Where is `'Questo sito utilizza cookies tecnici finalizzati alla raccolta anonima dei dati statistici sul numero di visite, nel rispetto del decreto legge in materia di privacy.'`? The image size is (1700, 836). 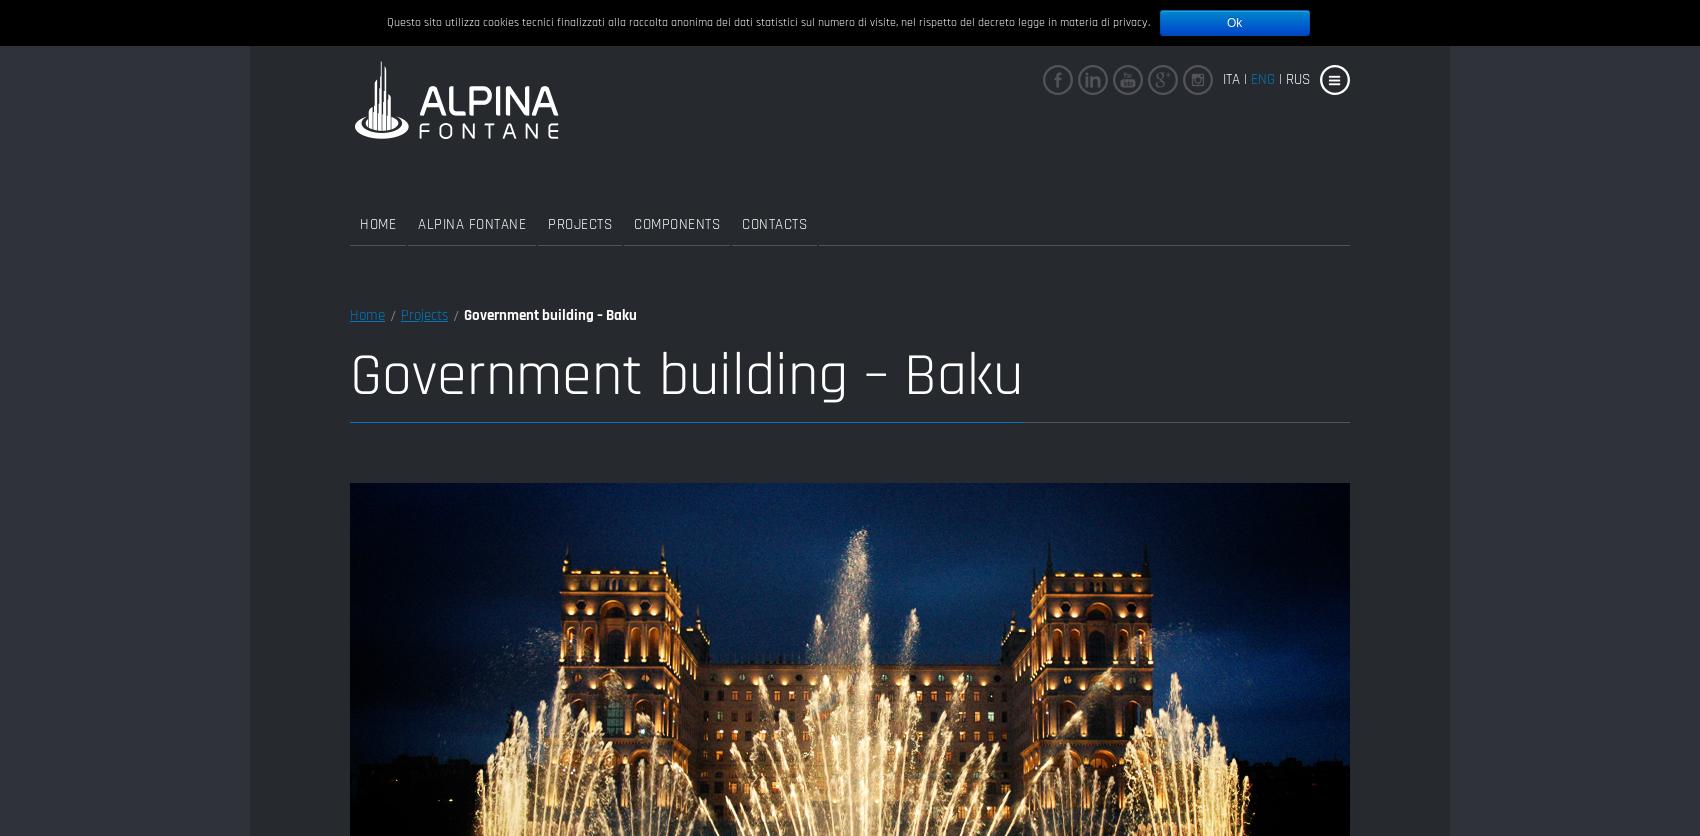
'Questo sito utilizza cookies tecnici finalizzati alla raccolta anonima dei dati statistici sul numero di visite, nel rispetto del decreto legge in materia di privacy.' is located at coordinates (766, 22).